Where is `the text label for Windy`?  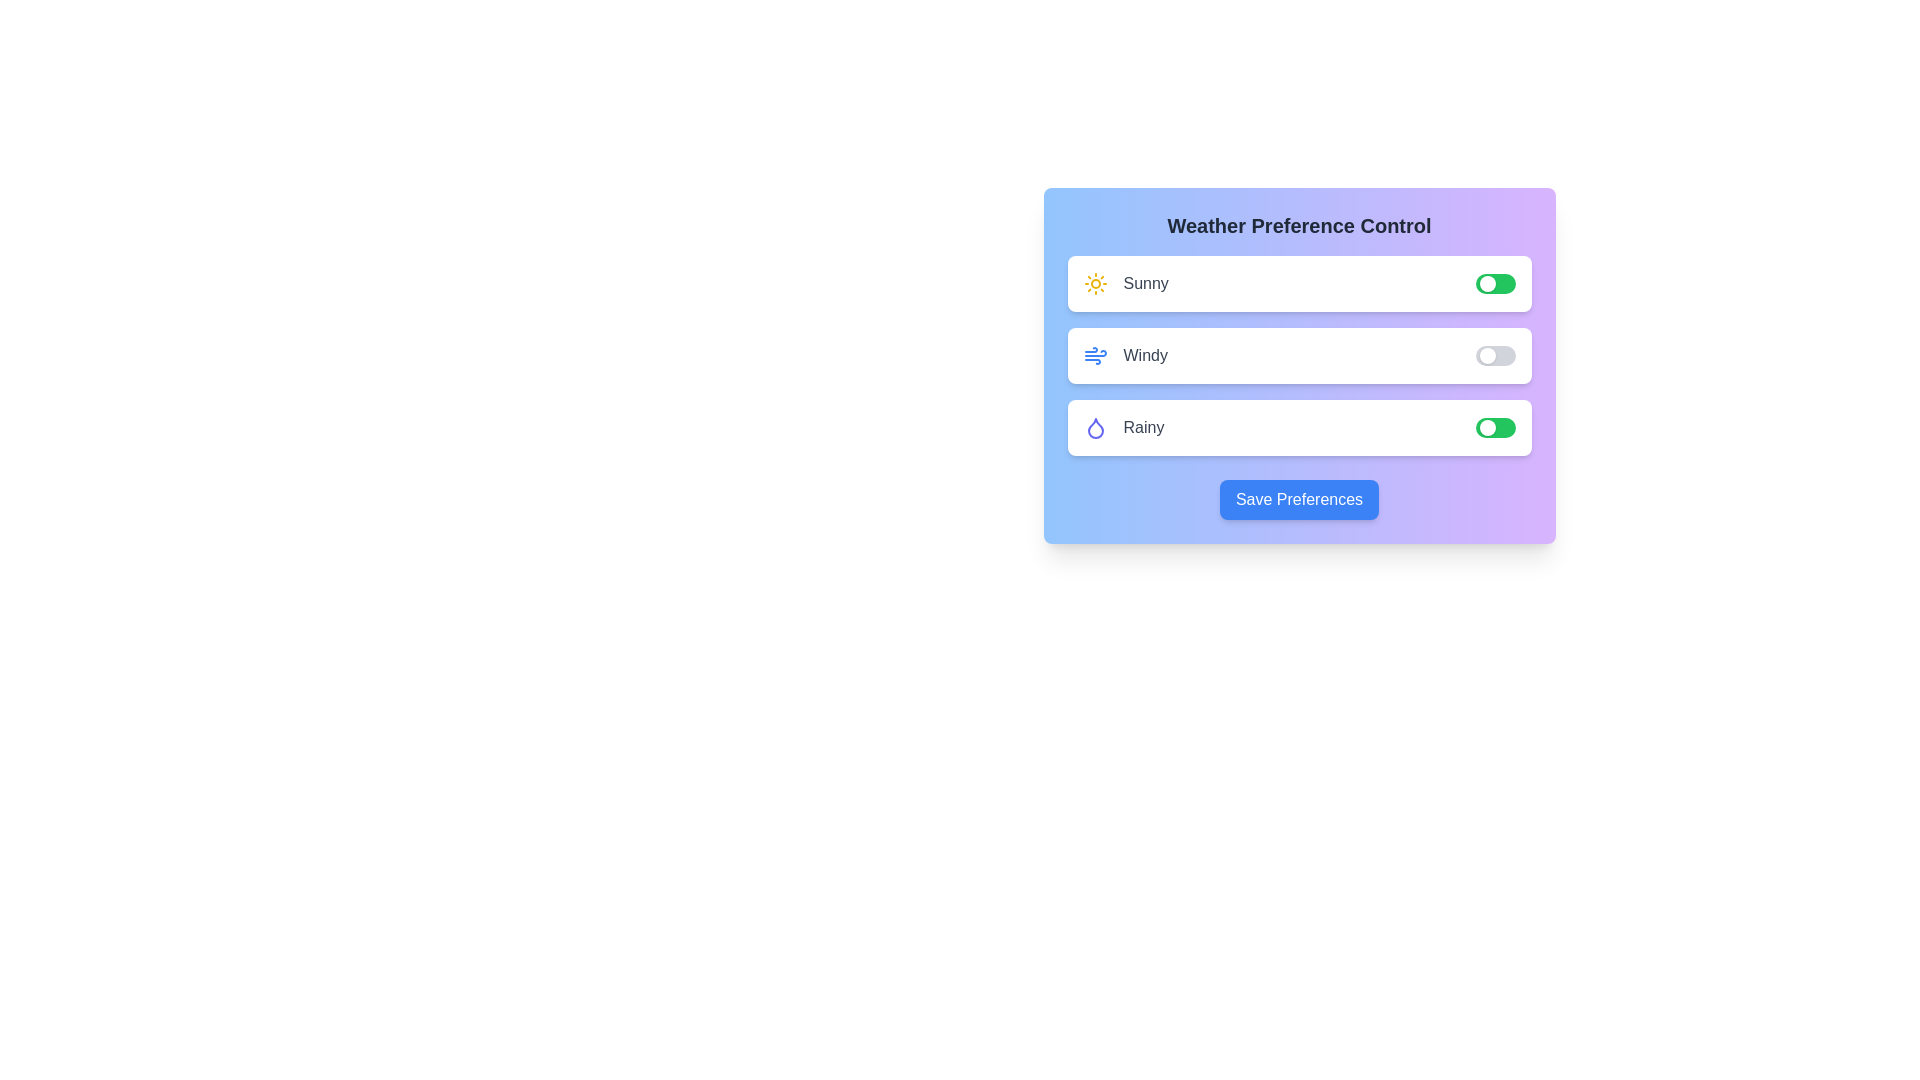 the text label for Windy is located at coordinates (1124, 354).